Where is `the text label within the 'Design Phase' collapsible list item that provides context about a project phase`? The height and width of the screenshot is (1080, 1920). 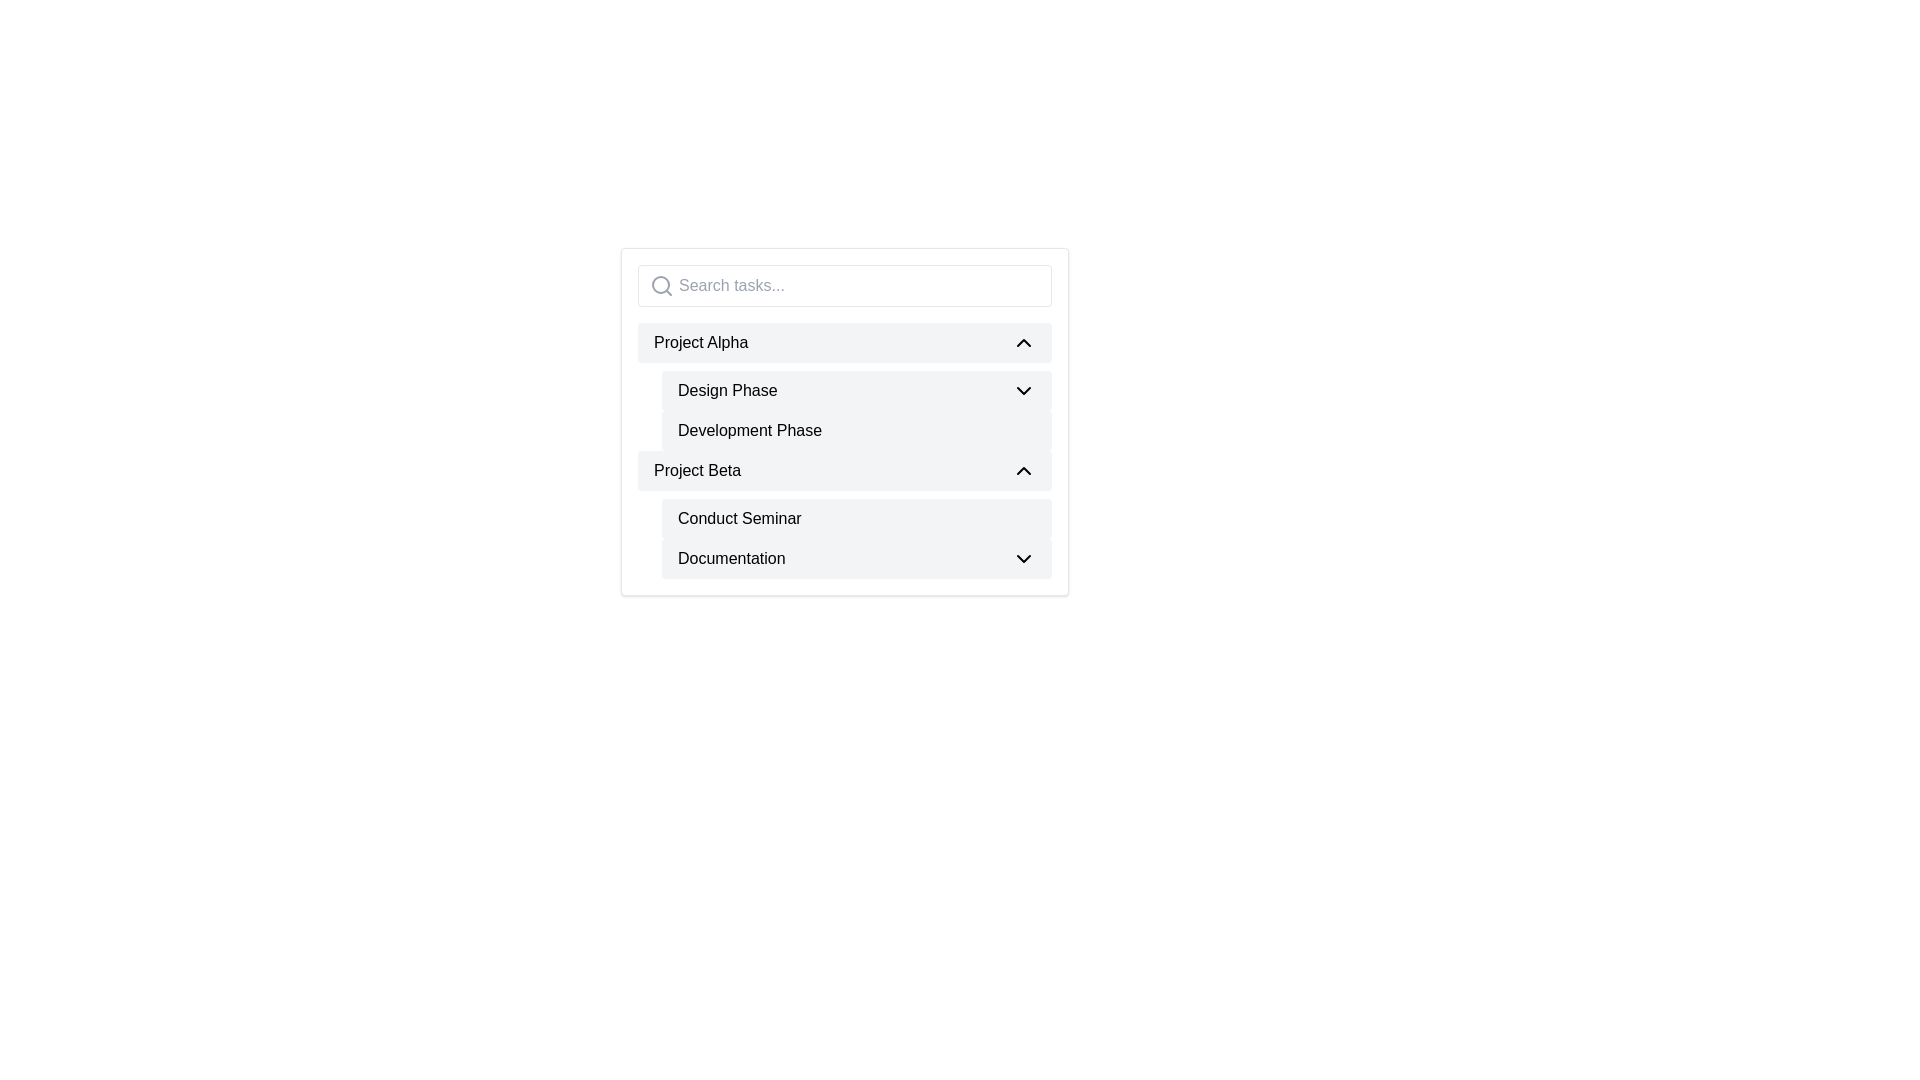
the text label within the 'Design Phase' collapsible list item that provides context about a project phase is located at coordinates (726, 390).